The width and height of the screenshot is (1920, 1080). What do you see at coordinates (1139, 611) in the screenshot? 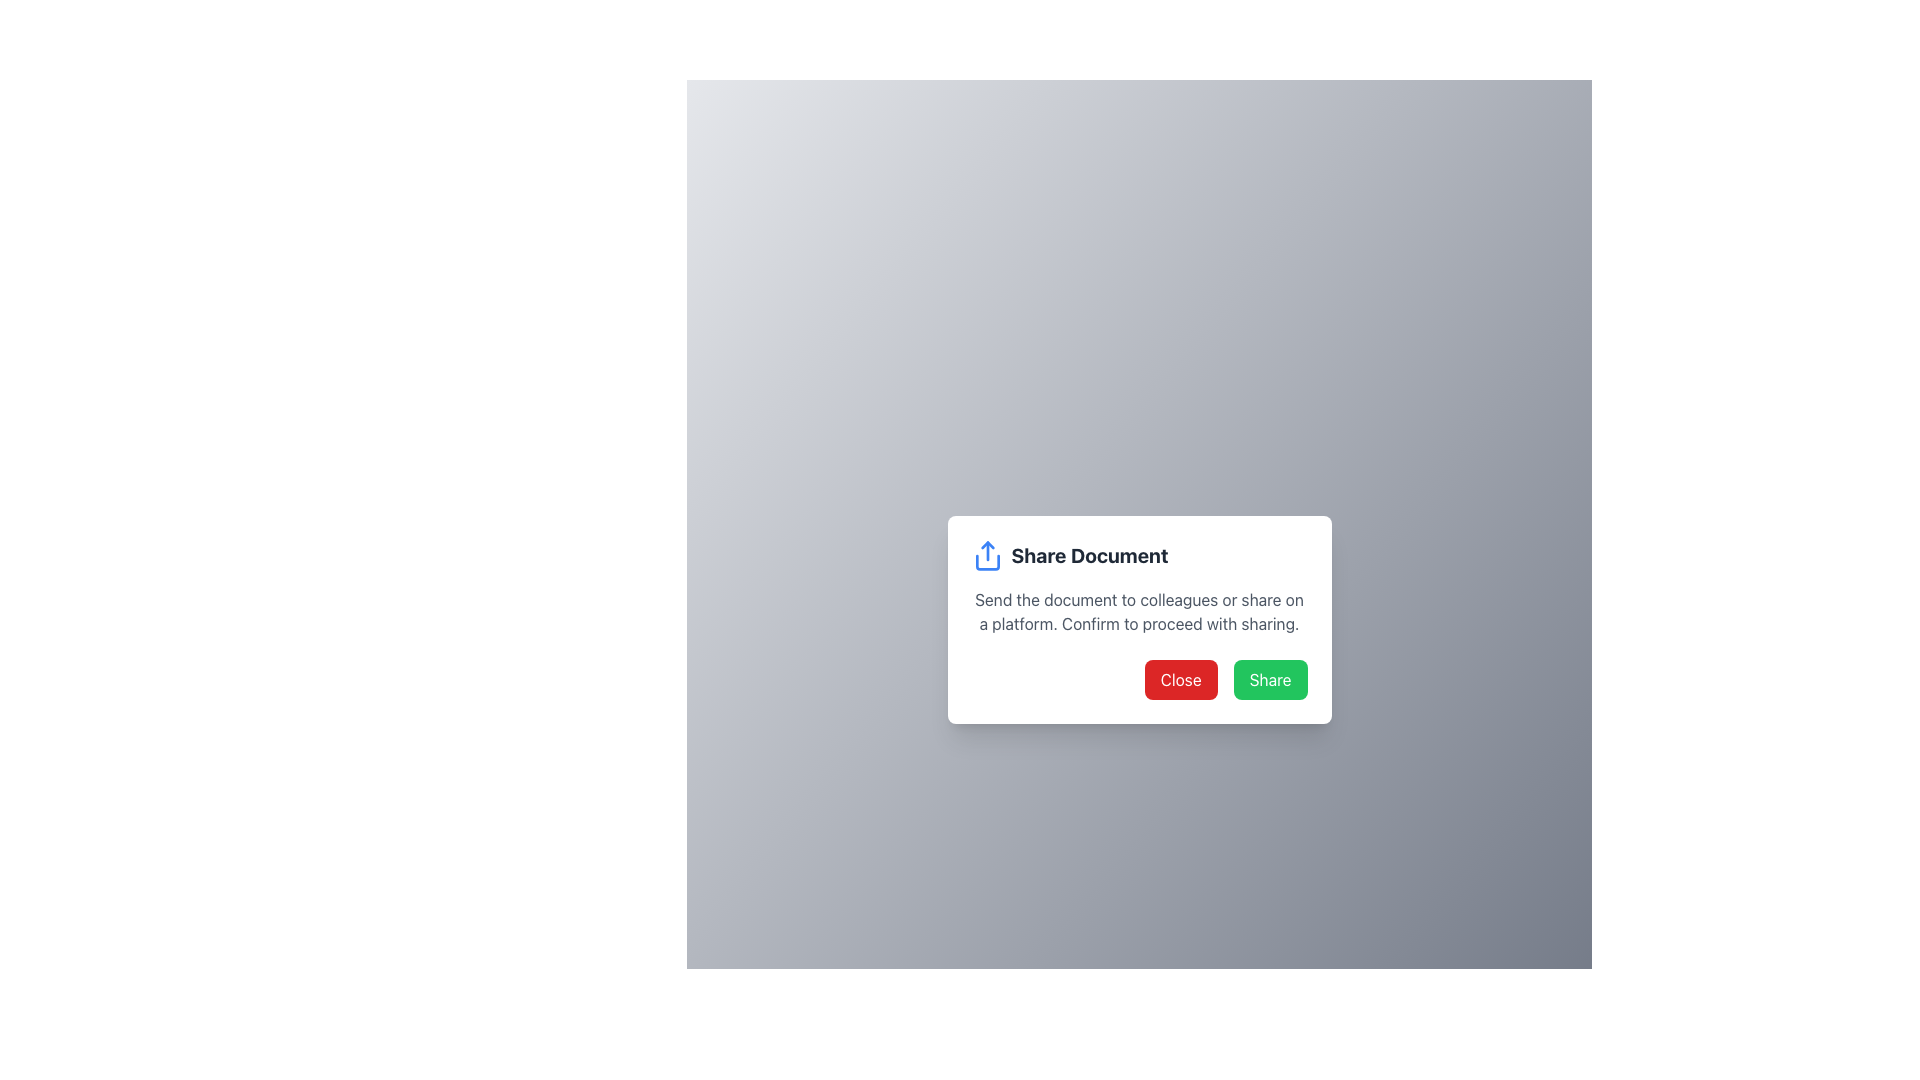
I see `text block located under the title 'Share Document', which contains the message: 'Send the document to colleagues or share on a platform. Confirm to proceed with sharing.'` at bounding box center [1139, 611].